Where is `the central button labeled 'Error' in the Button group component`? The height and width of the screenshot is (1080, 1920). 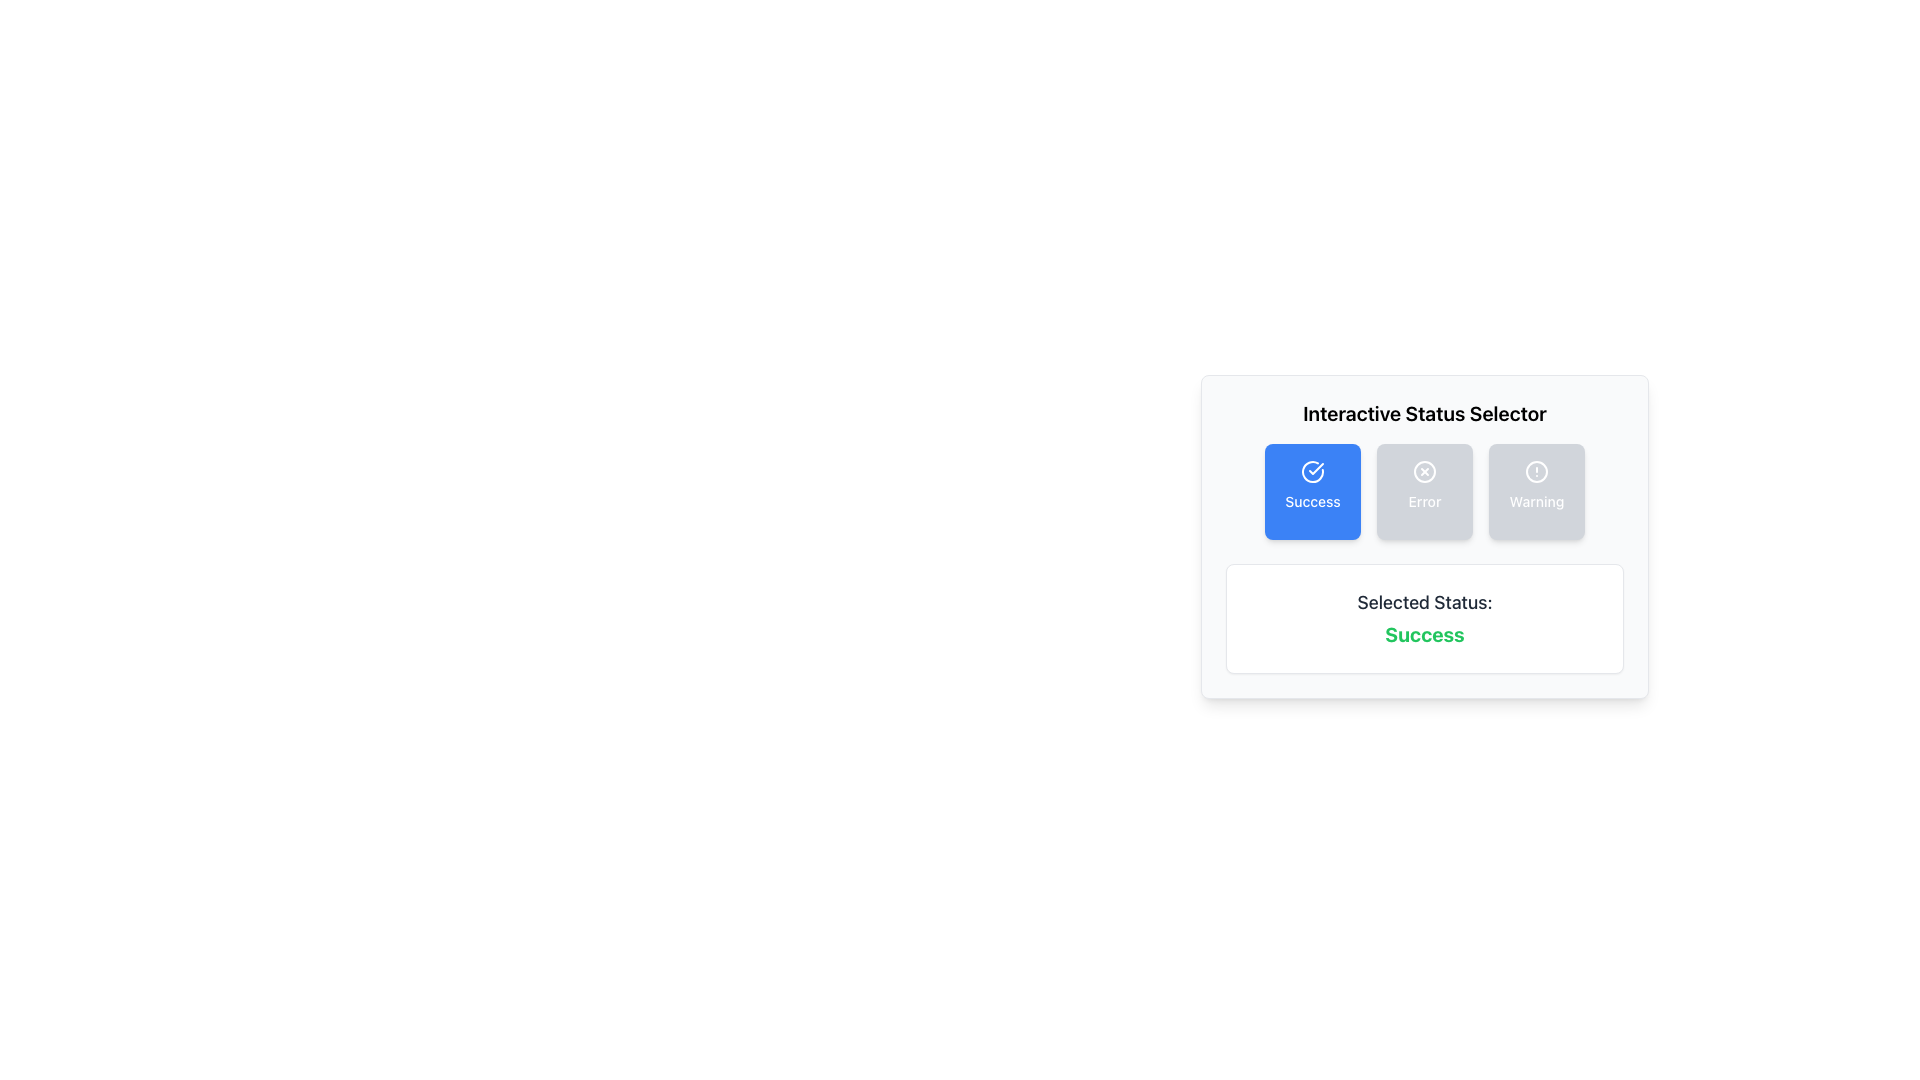 the central button labeled 'Error' in the Button group component is located at coordinates (1424, 535).